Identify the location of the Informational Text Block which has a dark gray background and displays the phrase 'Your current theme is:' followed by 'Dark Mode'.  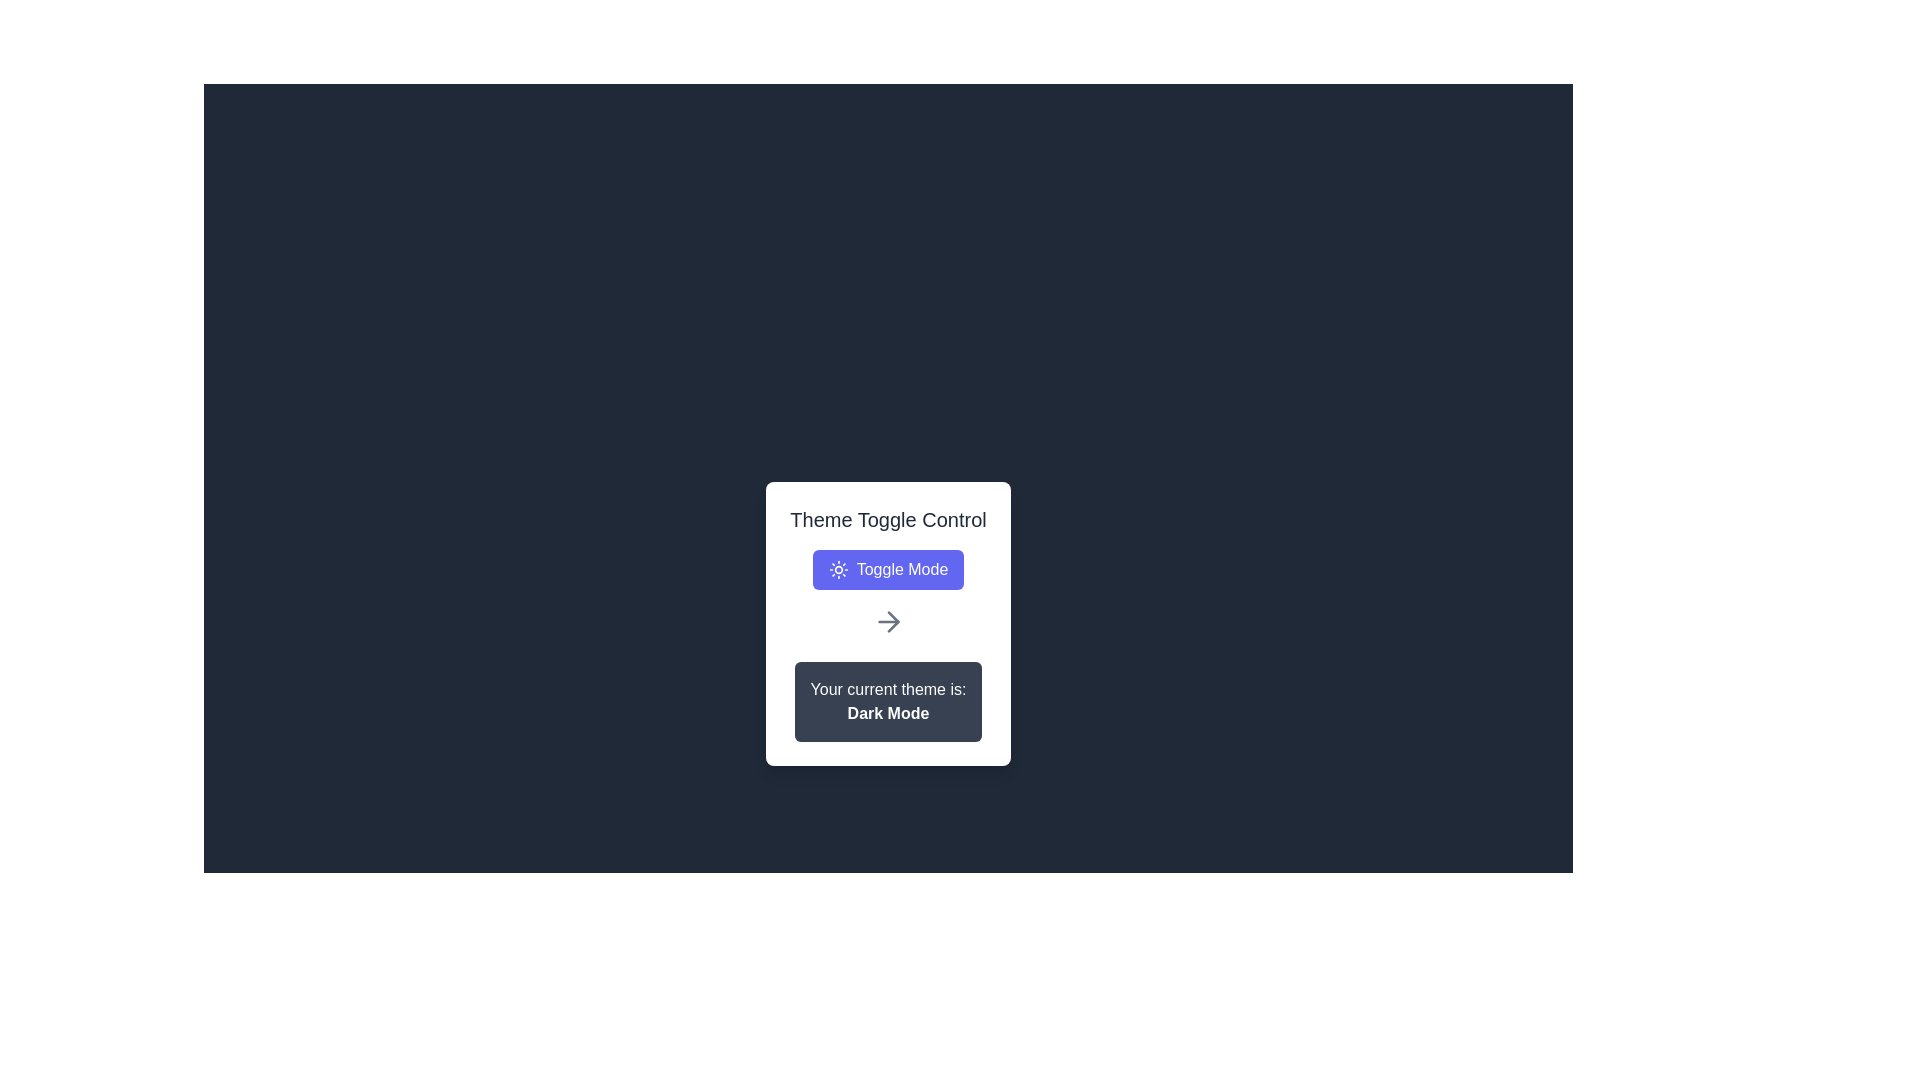
(887, 701).